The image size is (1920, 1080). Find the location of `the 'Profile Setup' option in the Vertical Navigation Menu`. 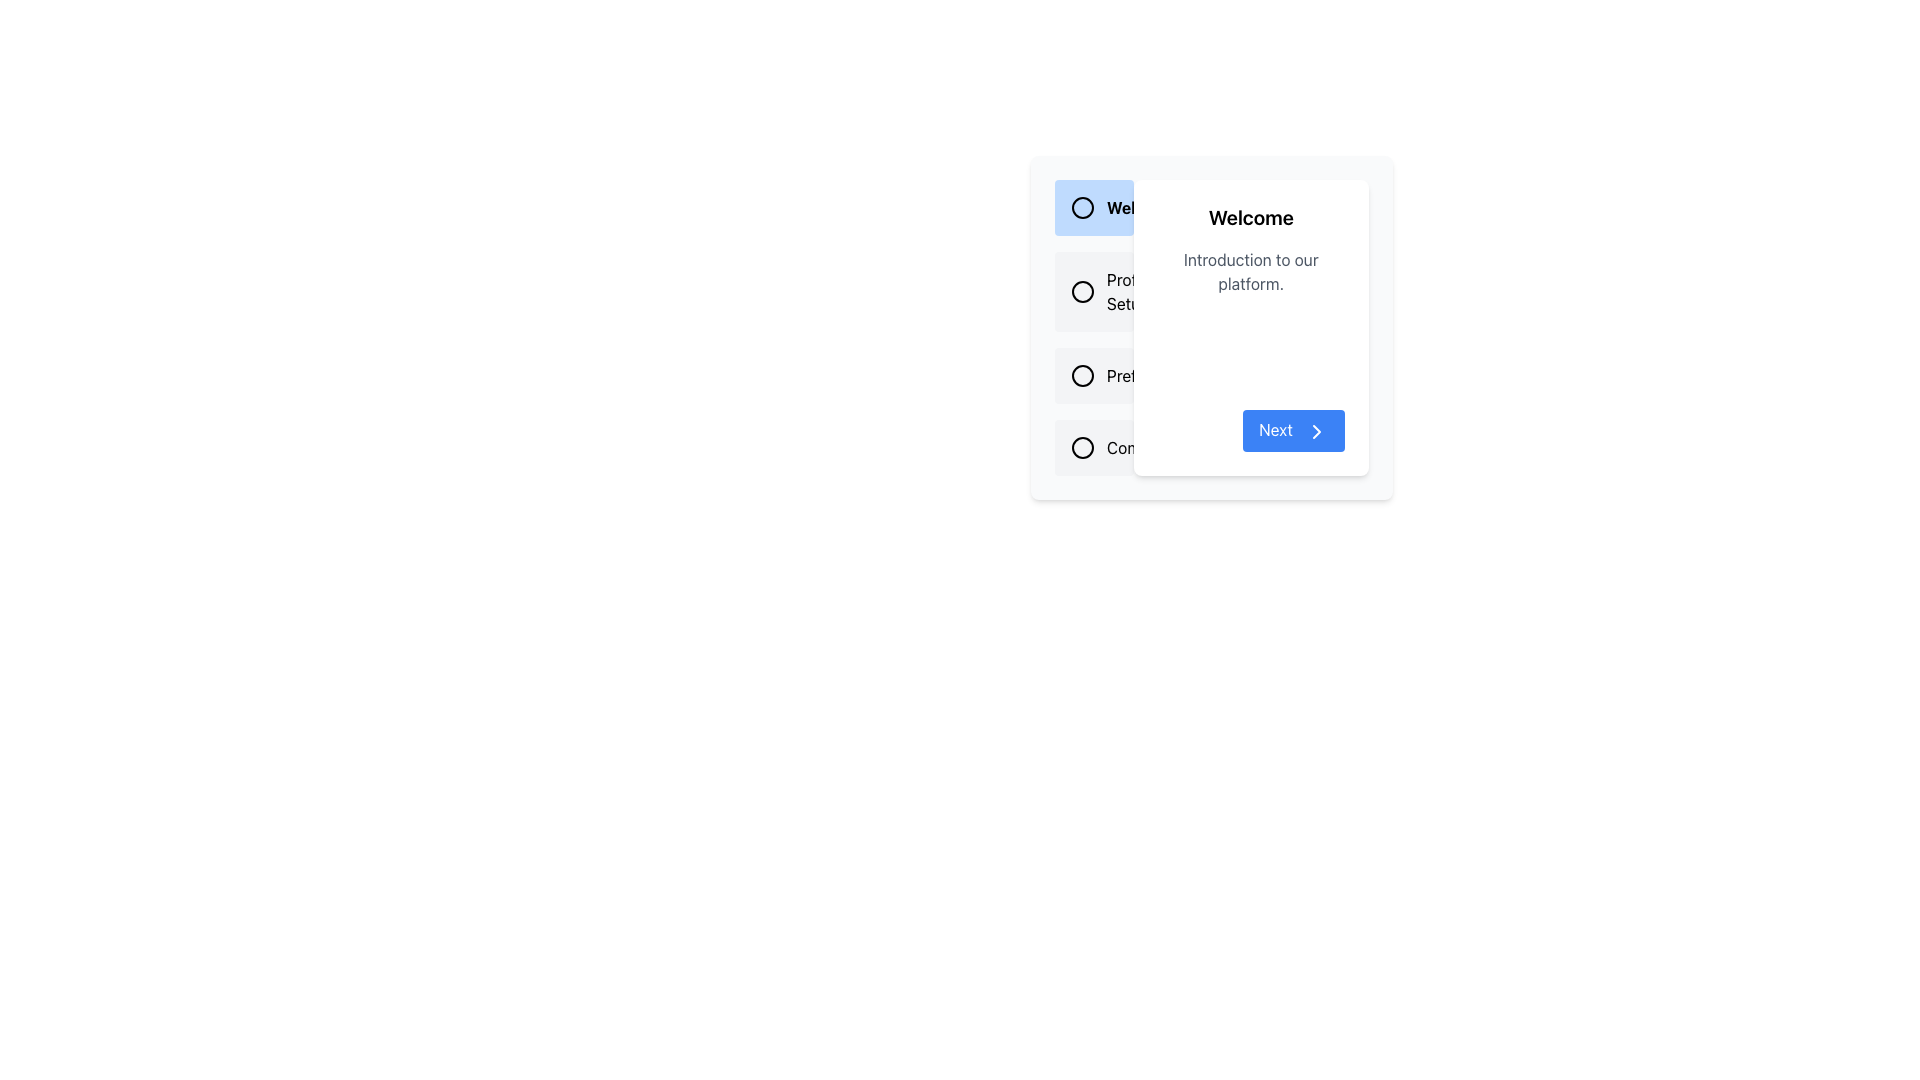

the 'Profile Setup' option in the Vertical Navigation Menu is located at coordinates (1093, 326).